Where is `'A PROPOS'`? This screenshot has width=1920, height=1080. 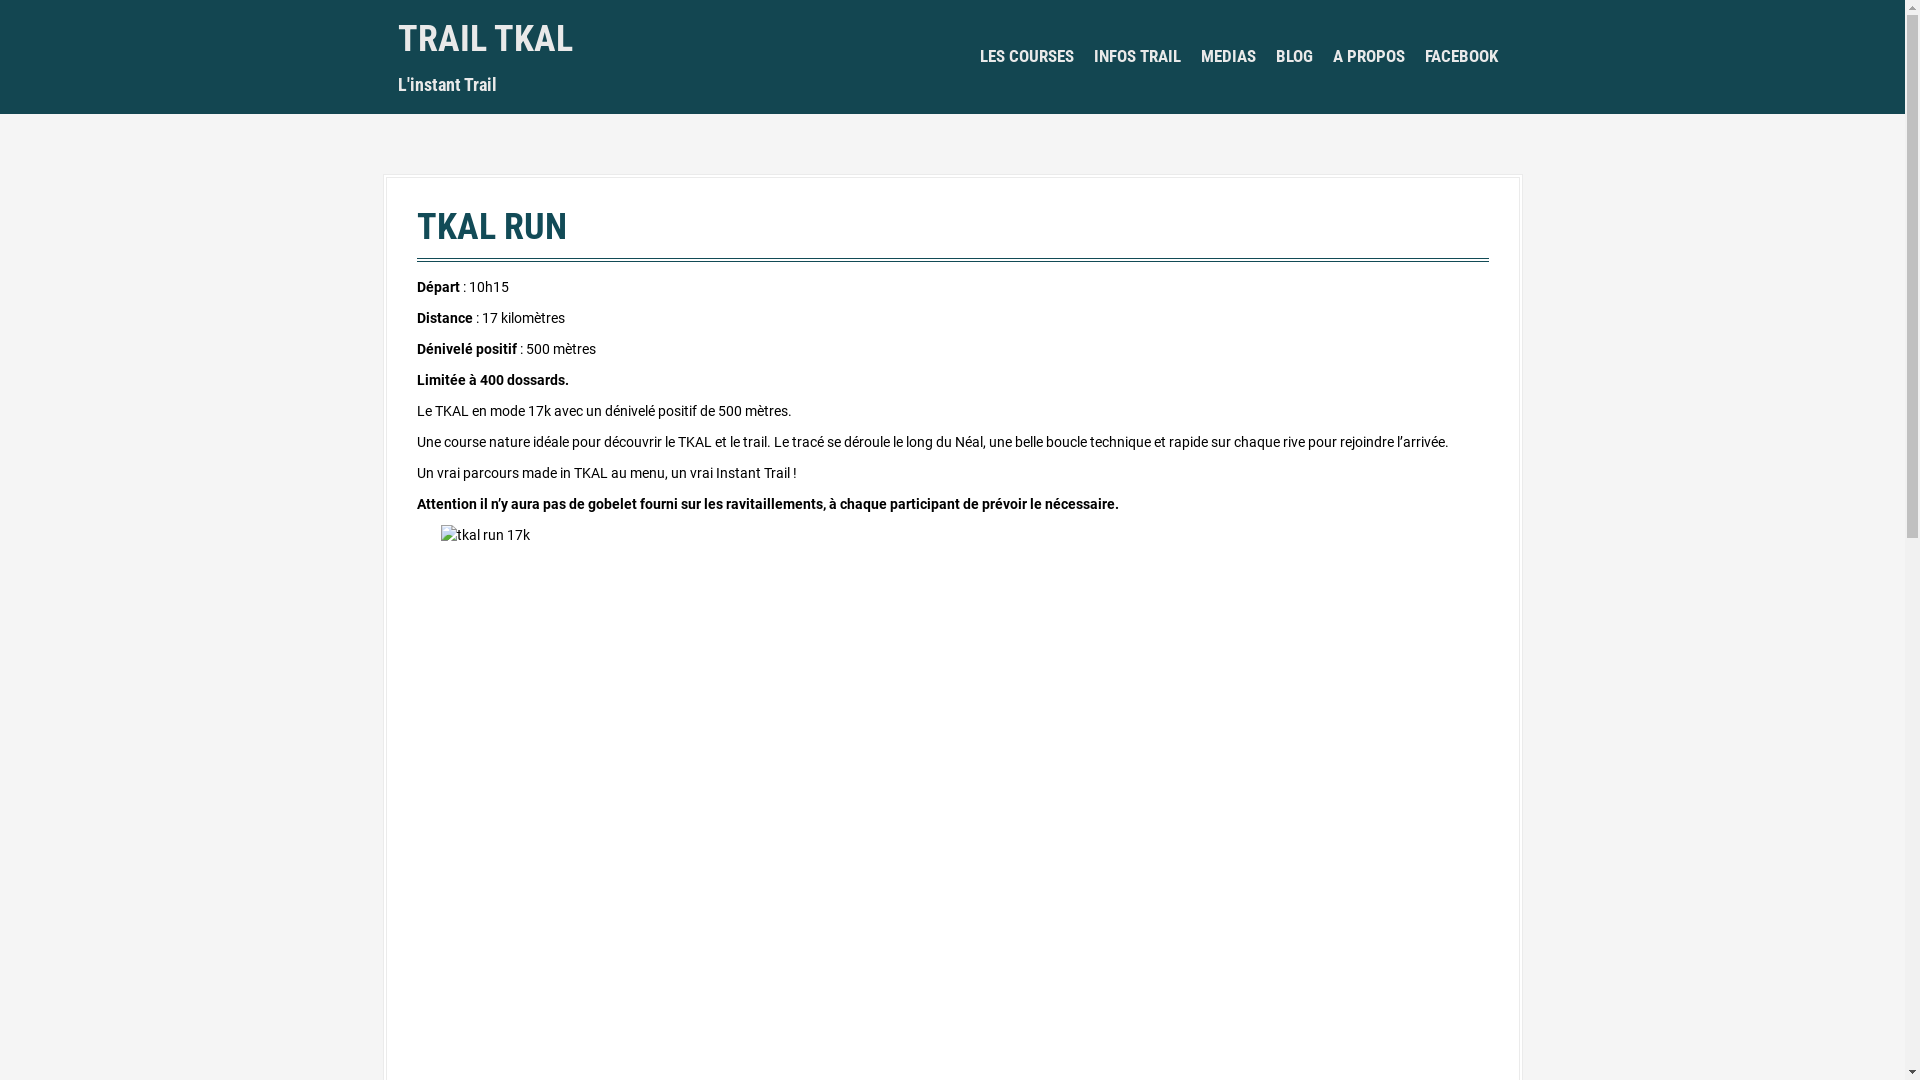 'A PROPOS' is located at coordinates (1367, 56).